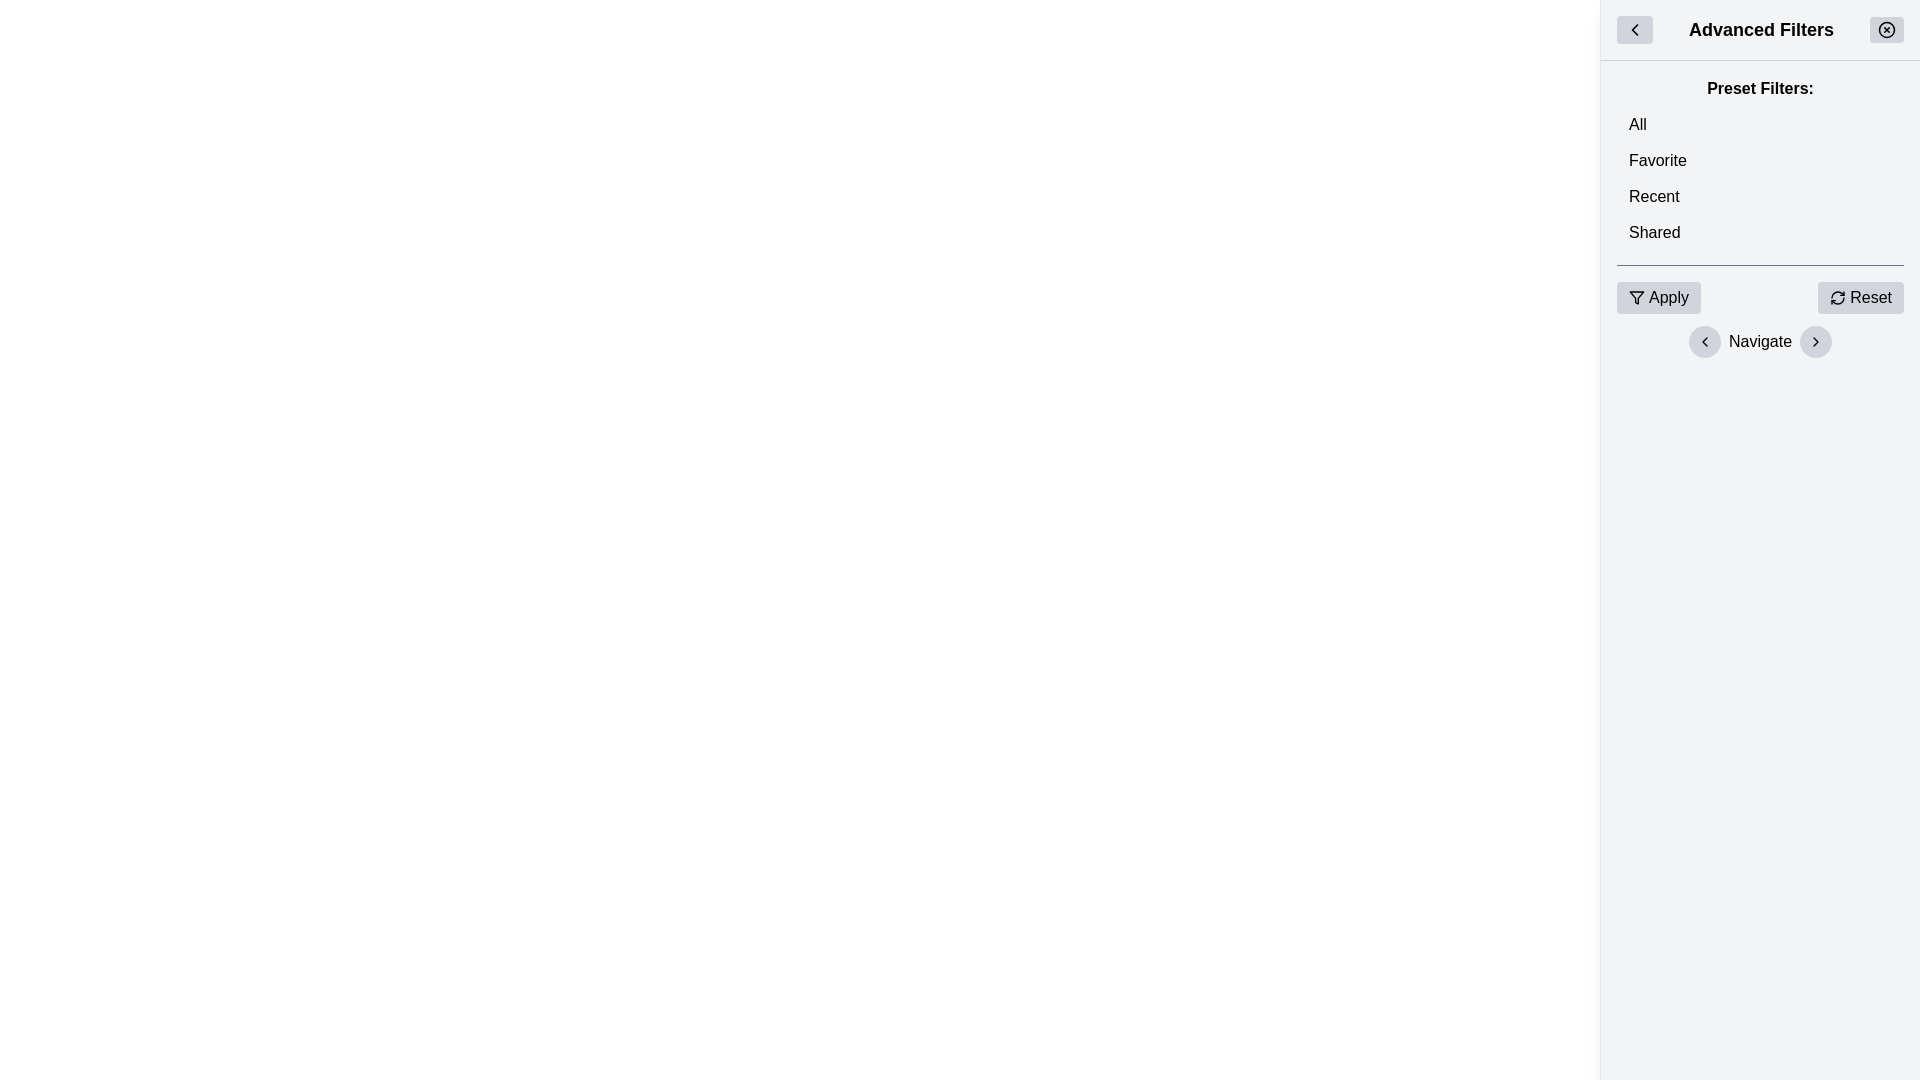 The image size is (1920, 1080). I want to click on the 'Apply' button in the 'Advanced Filters' sidebar to confirm the selected filter criteria, so click(1760, 297).